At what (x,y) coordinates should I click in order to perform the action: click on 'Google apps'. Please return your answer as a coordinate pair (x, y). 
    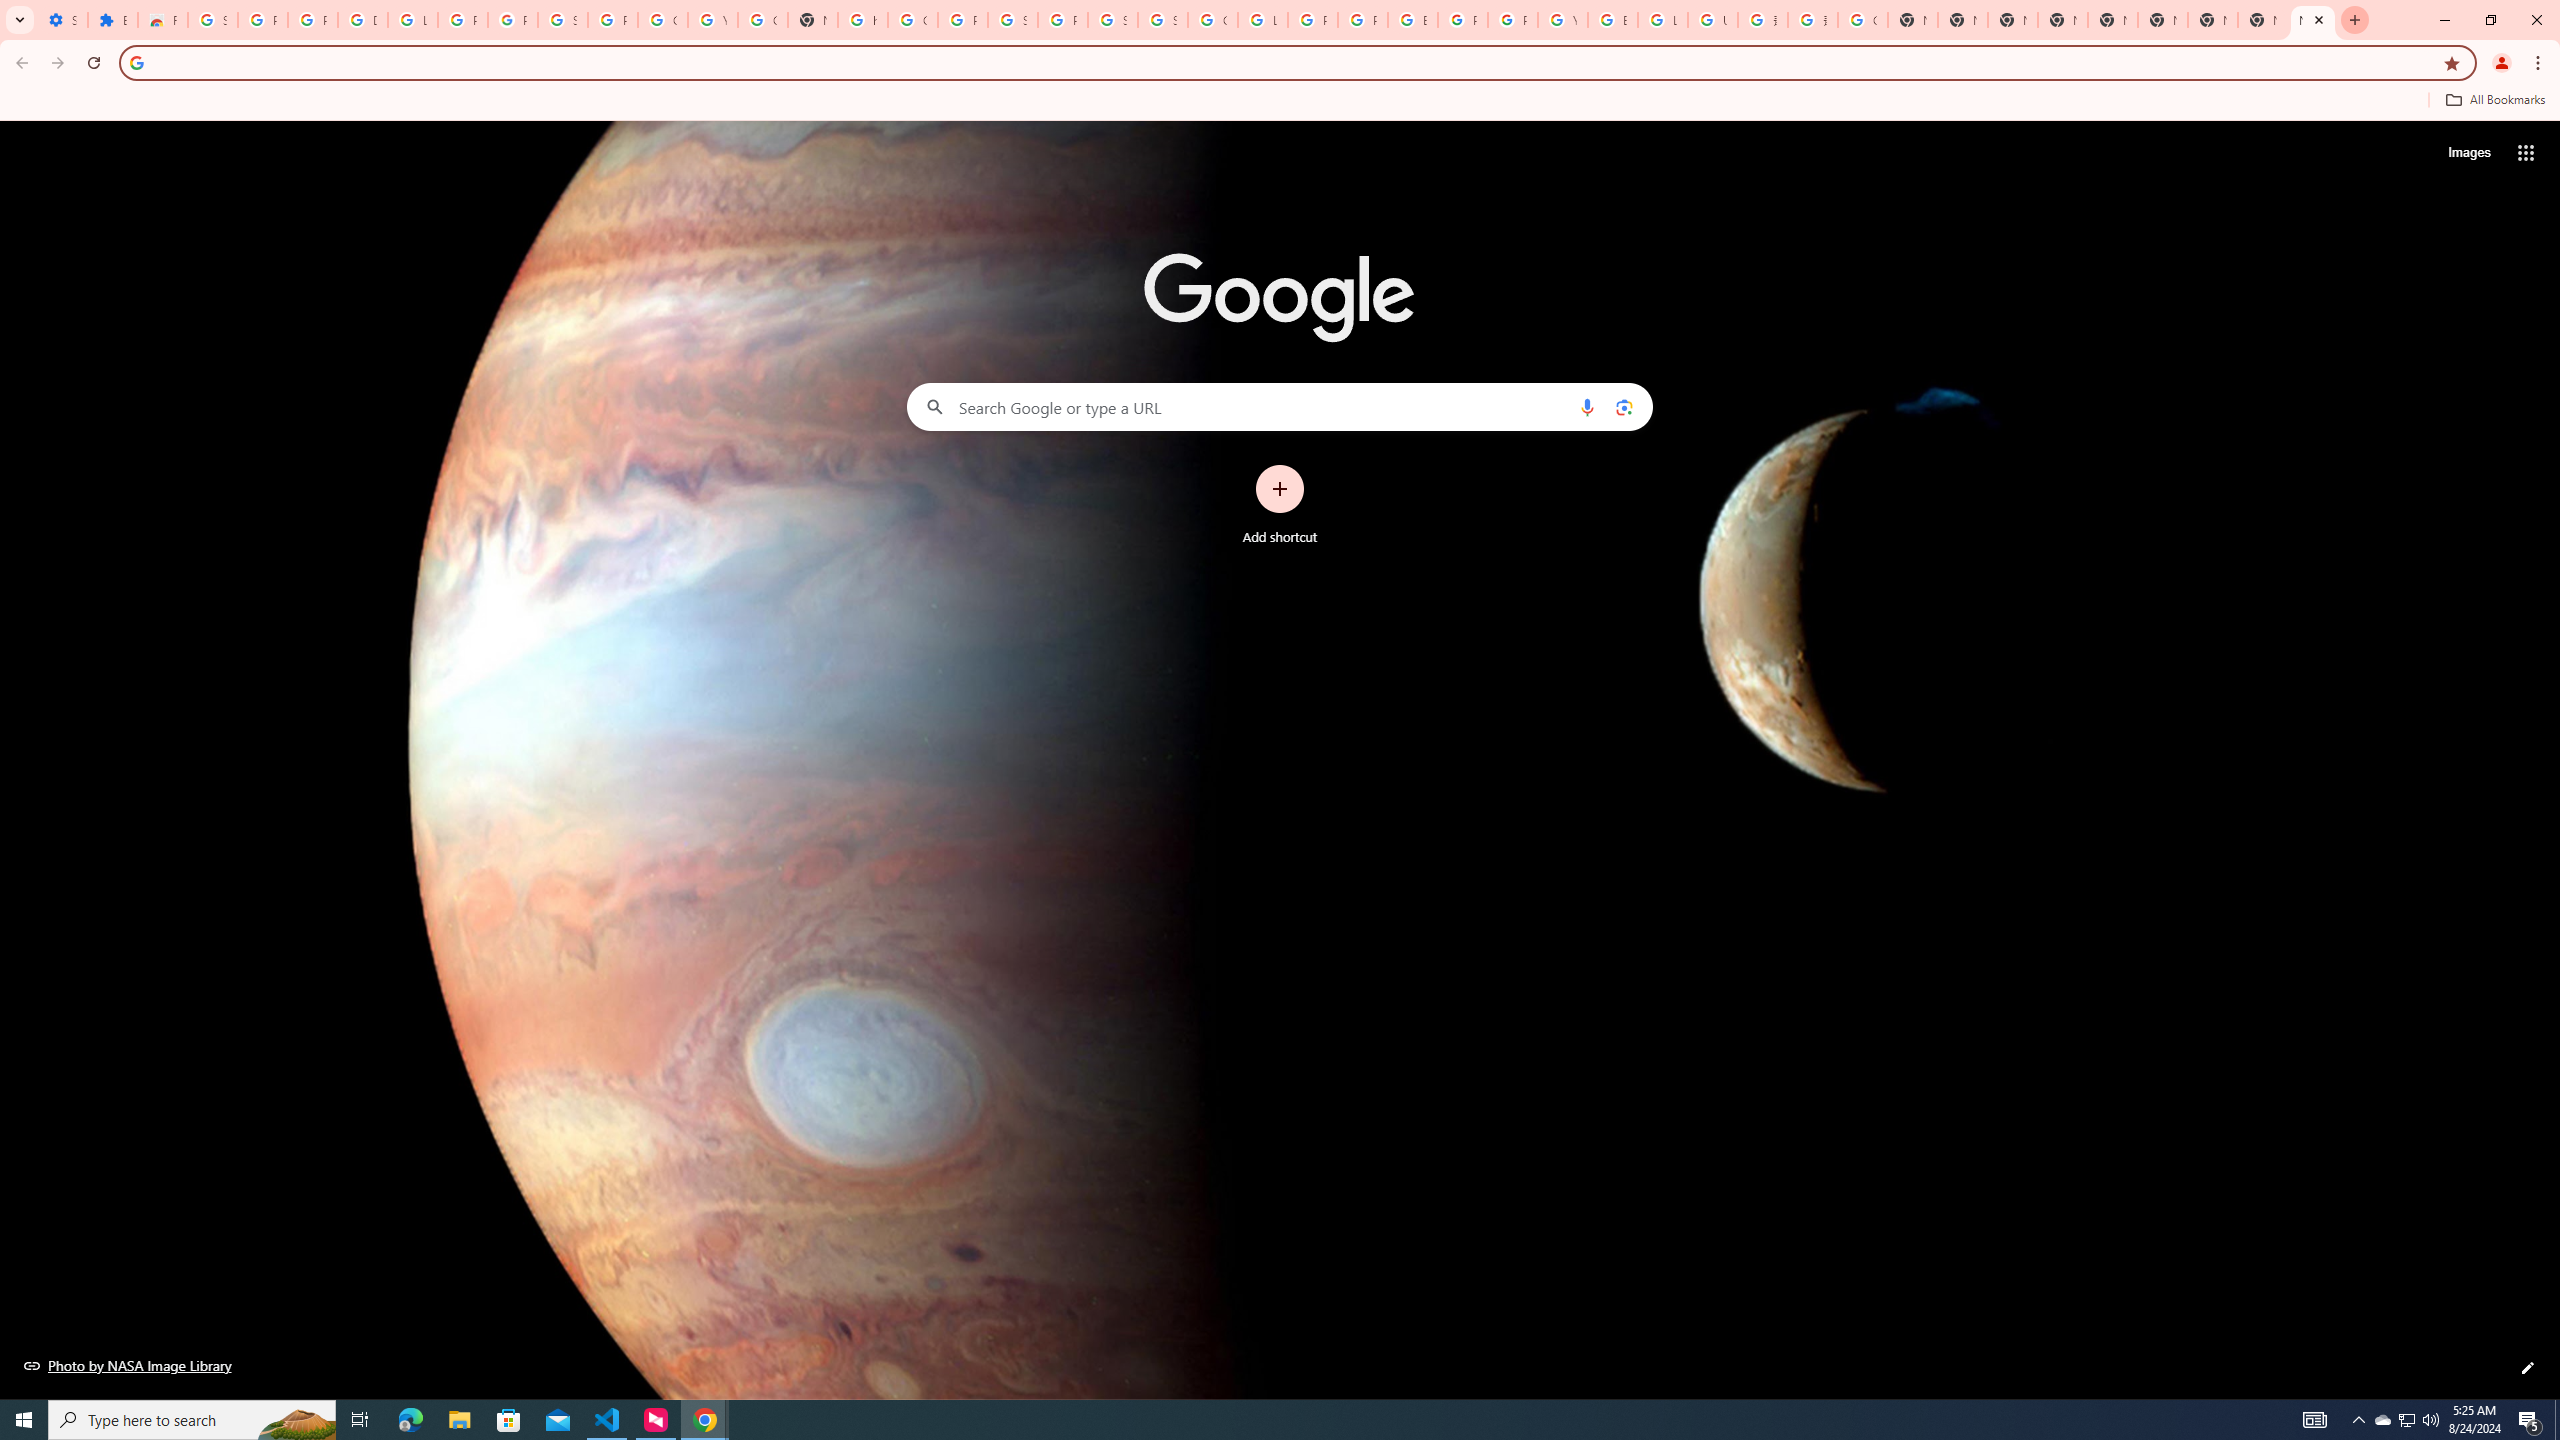
    Looking at the image, I should click on (2526, 152).